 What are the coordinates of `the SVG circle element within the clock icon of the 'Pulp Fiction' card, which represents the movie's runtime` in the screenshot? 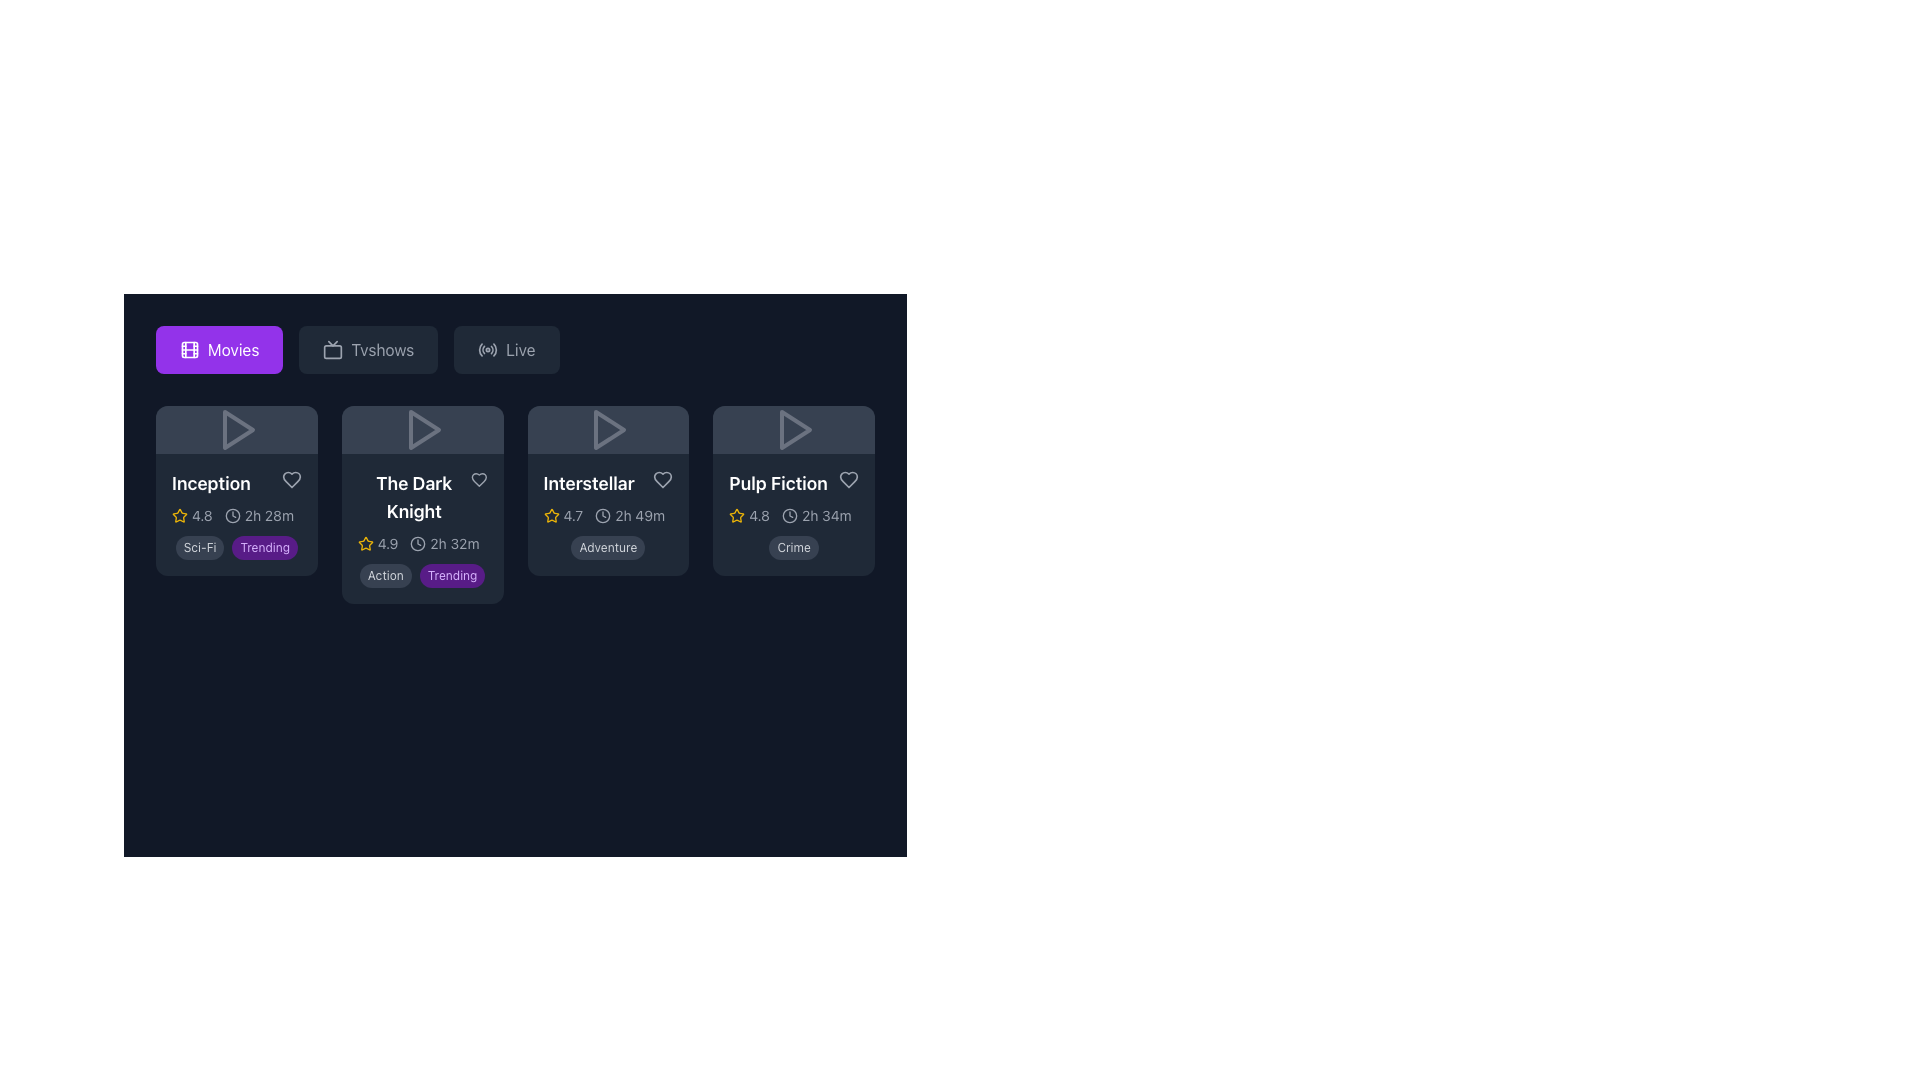 It's located at (788, 515).